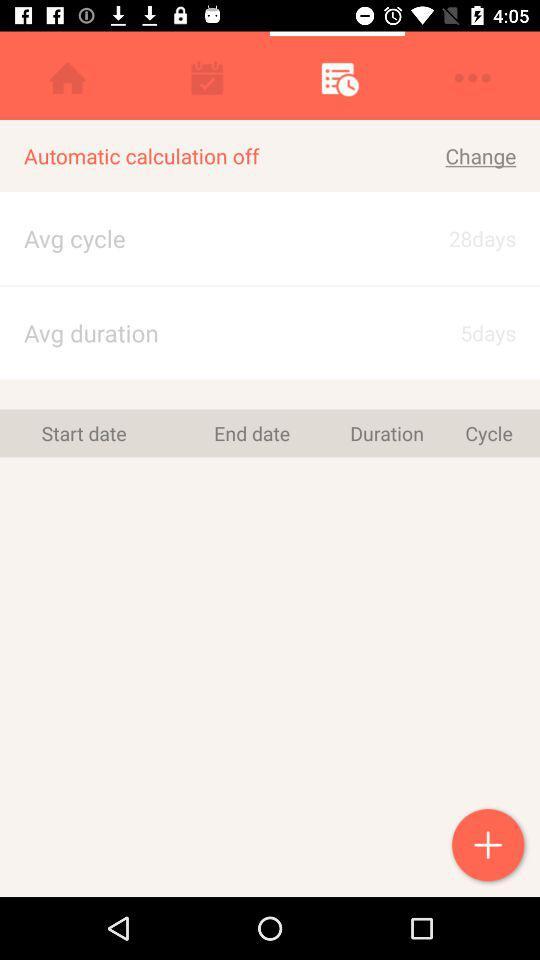  What do you see at coordinates (463, 333) in the screenshot?
I see `5days icon` at bounding box center [463, 333].